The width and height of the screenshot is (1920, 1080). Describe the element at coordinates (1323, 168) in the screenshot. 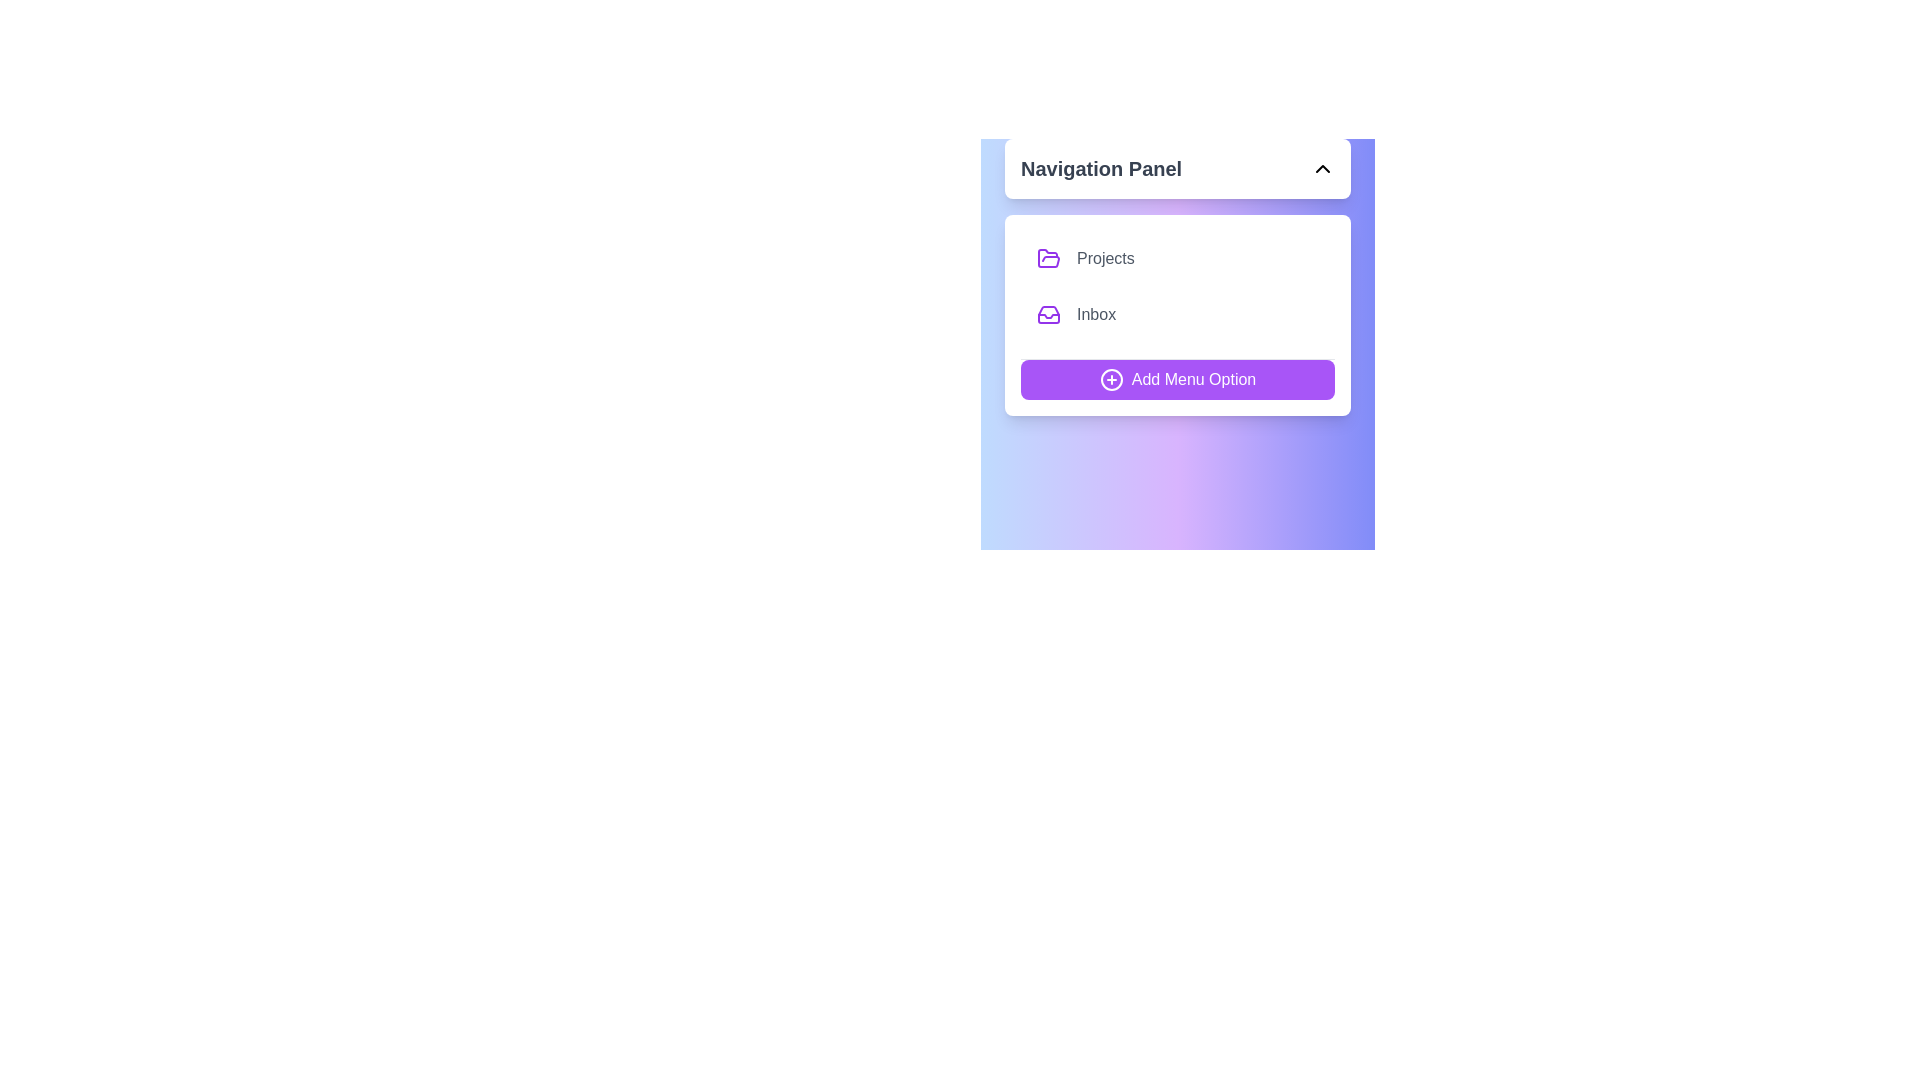

I see `the upward chevron icon to collapse the navigation panel` at that location.